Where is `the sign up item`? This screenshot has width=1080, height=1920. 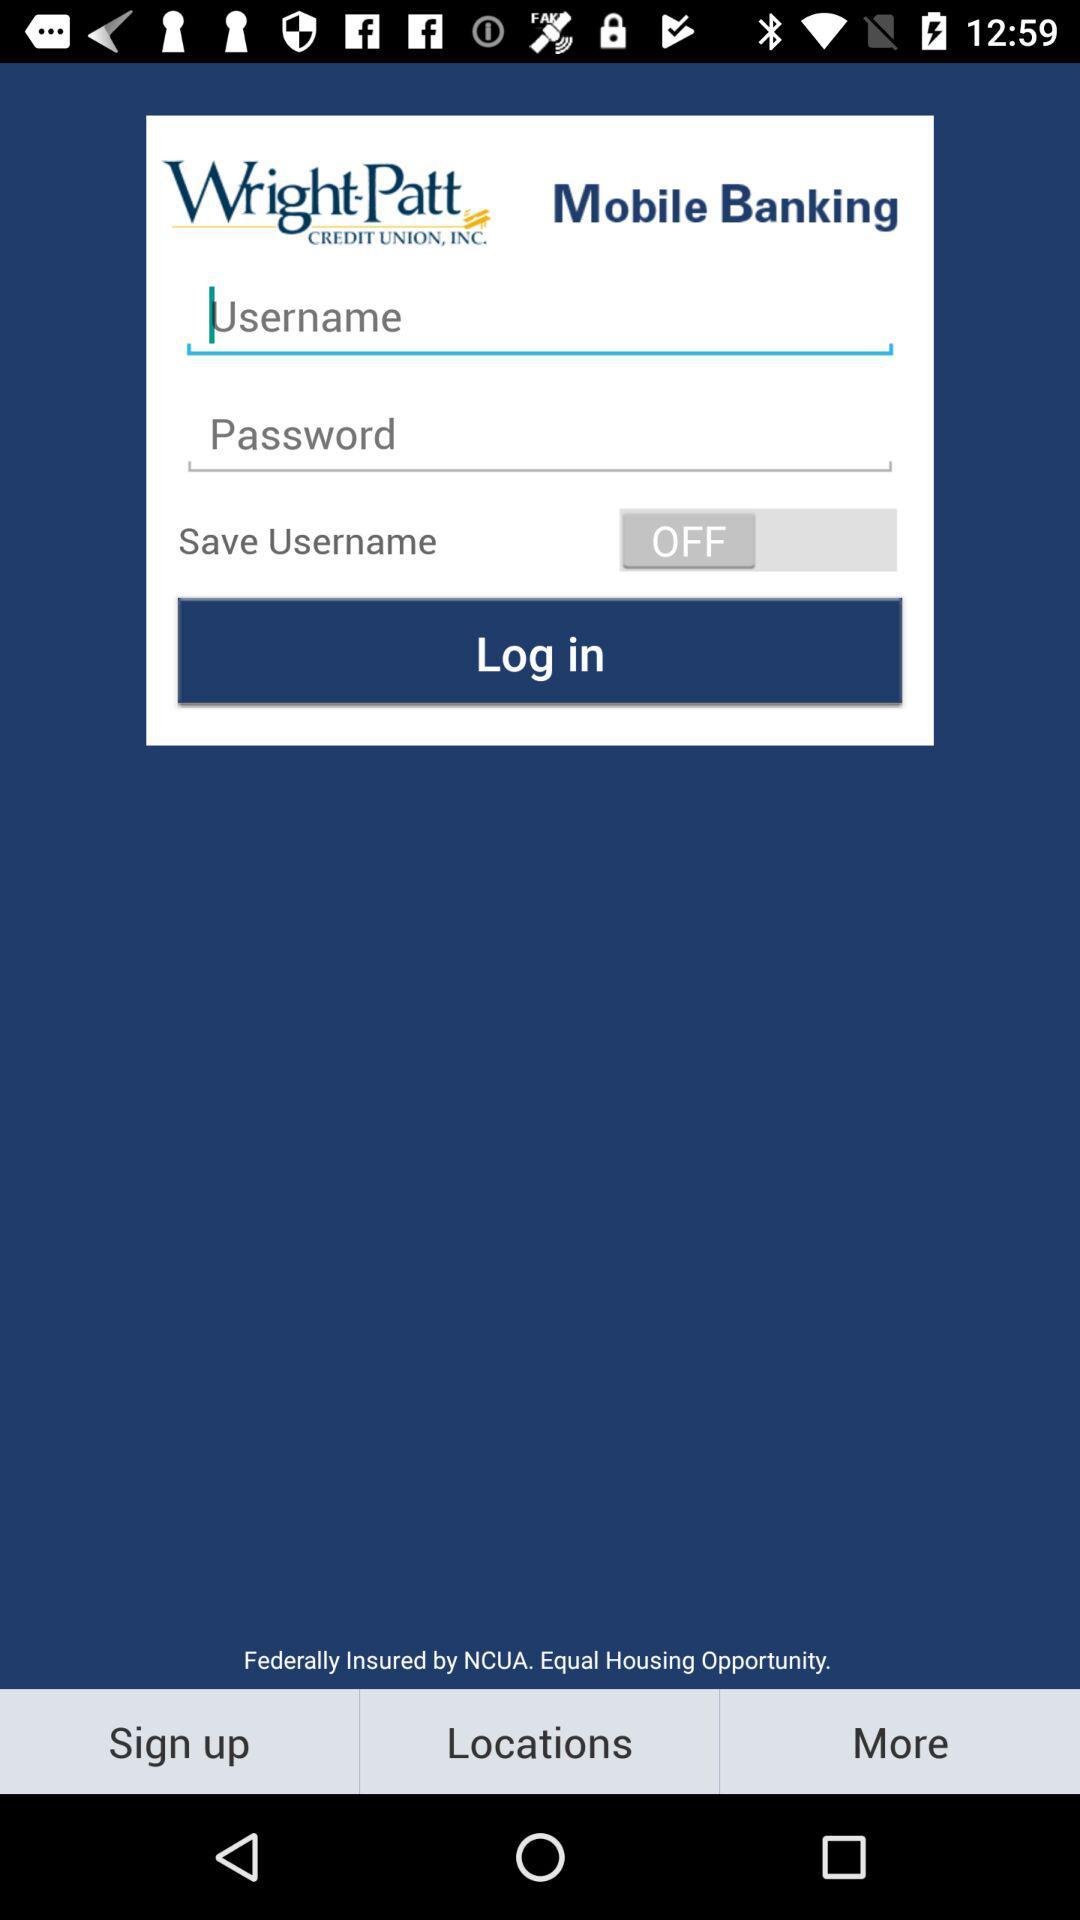
the sign up item is located at coordinates (178, 1740).